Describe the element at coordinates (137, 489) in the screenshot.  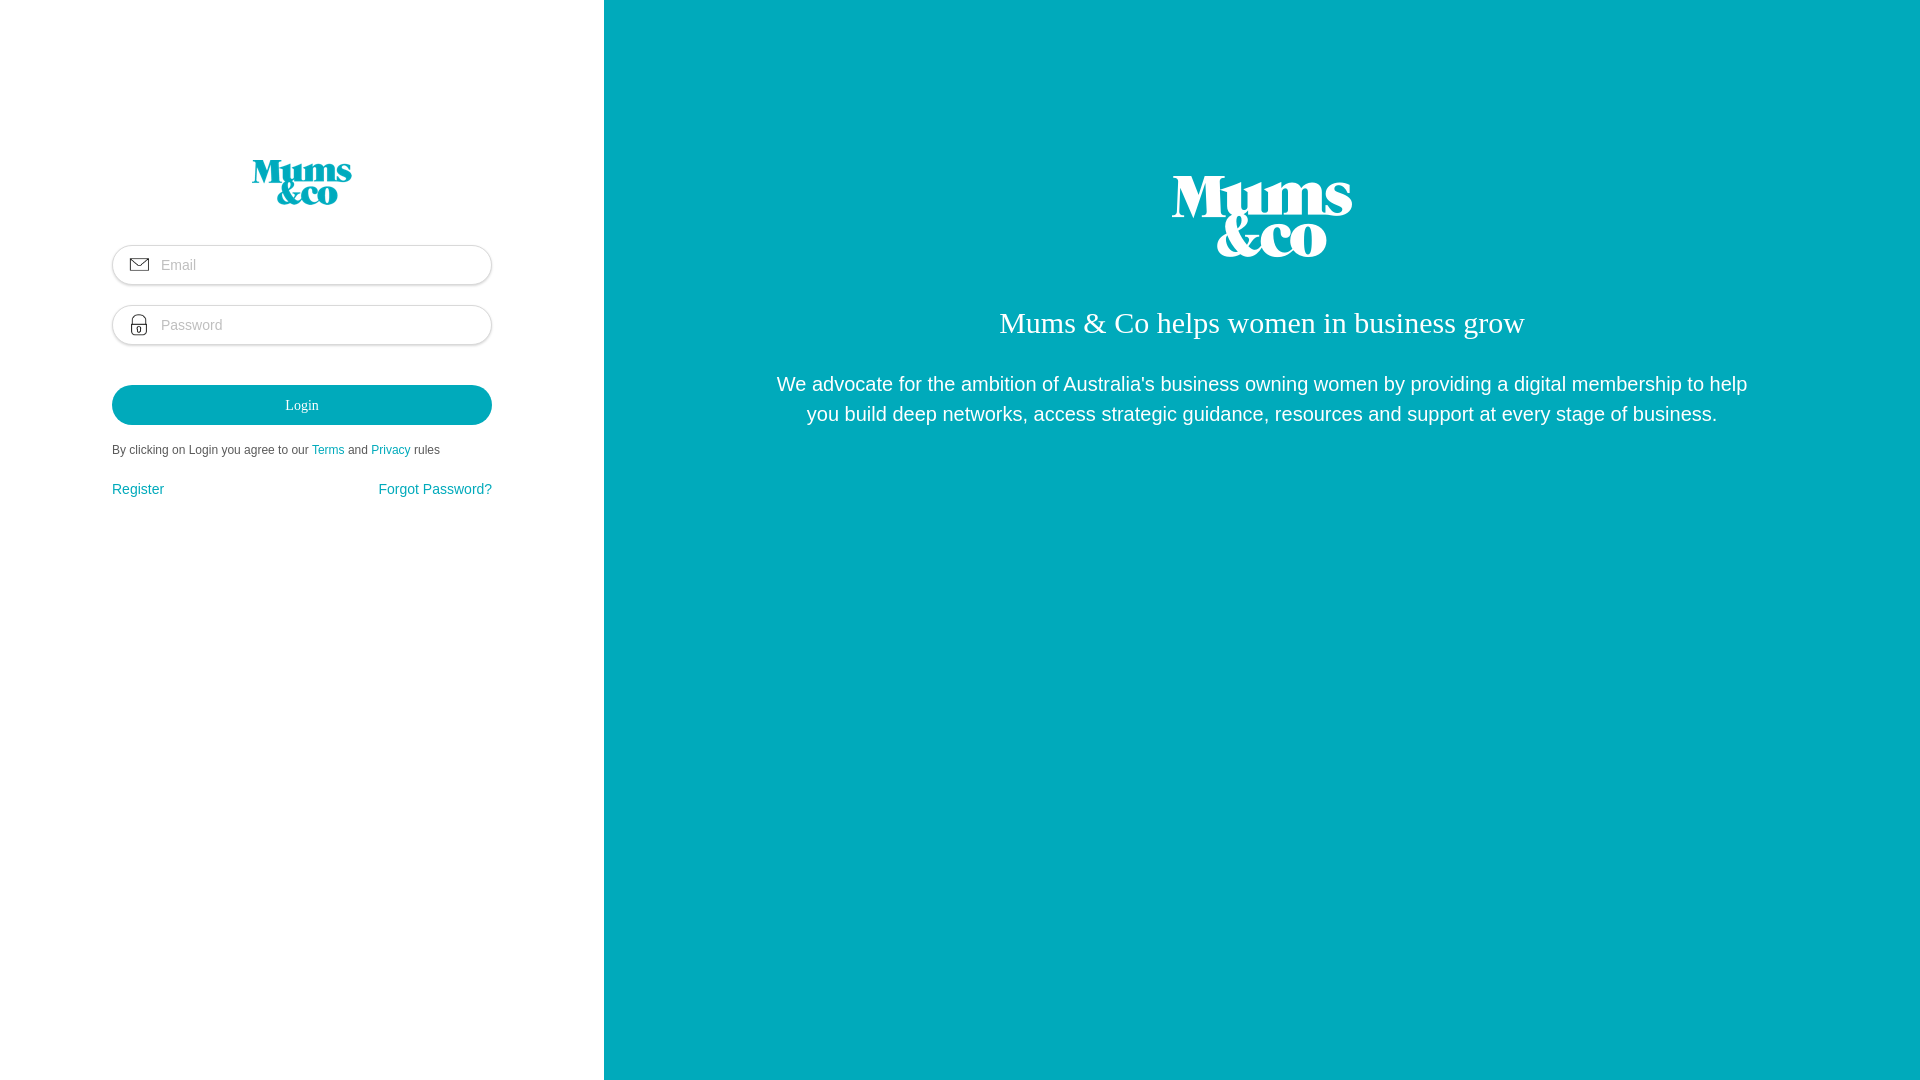
I see `'Register'` at that location.